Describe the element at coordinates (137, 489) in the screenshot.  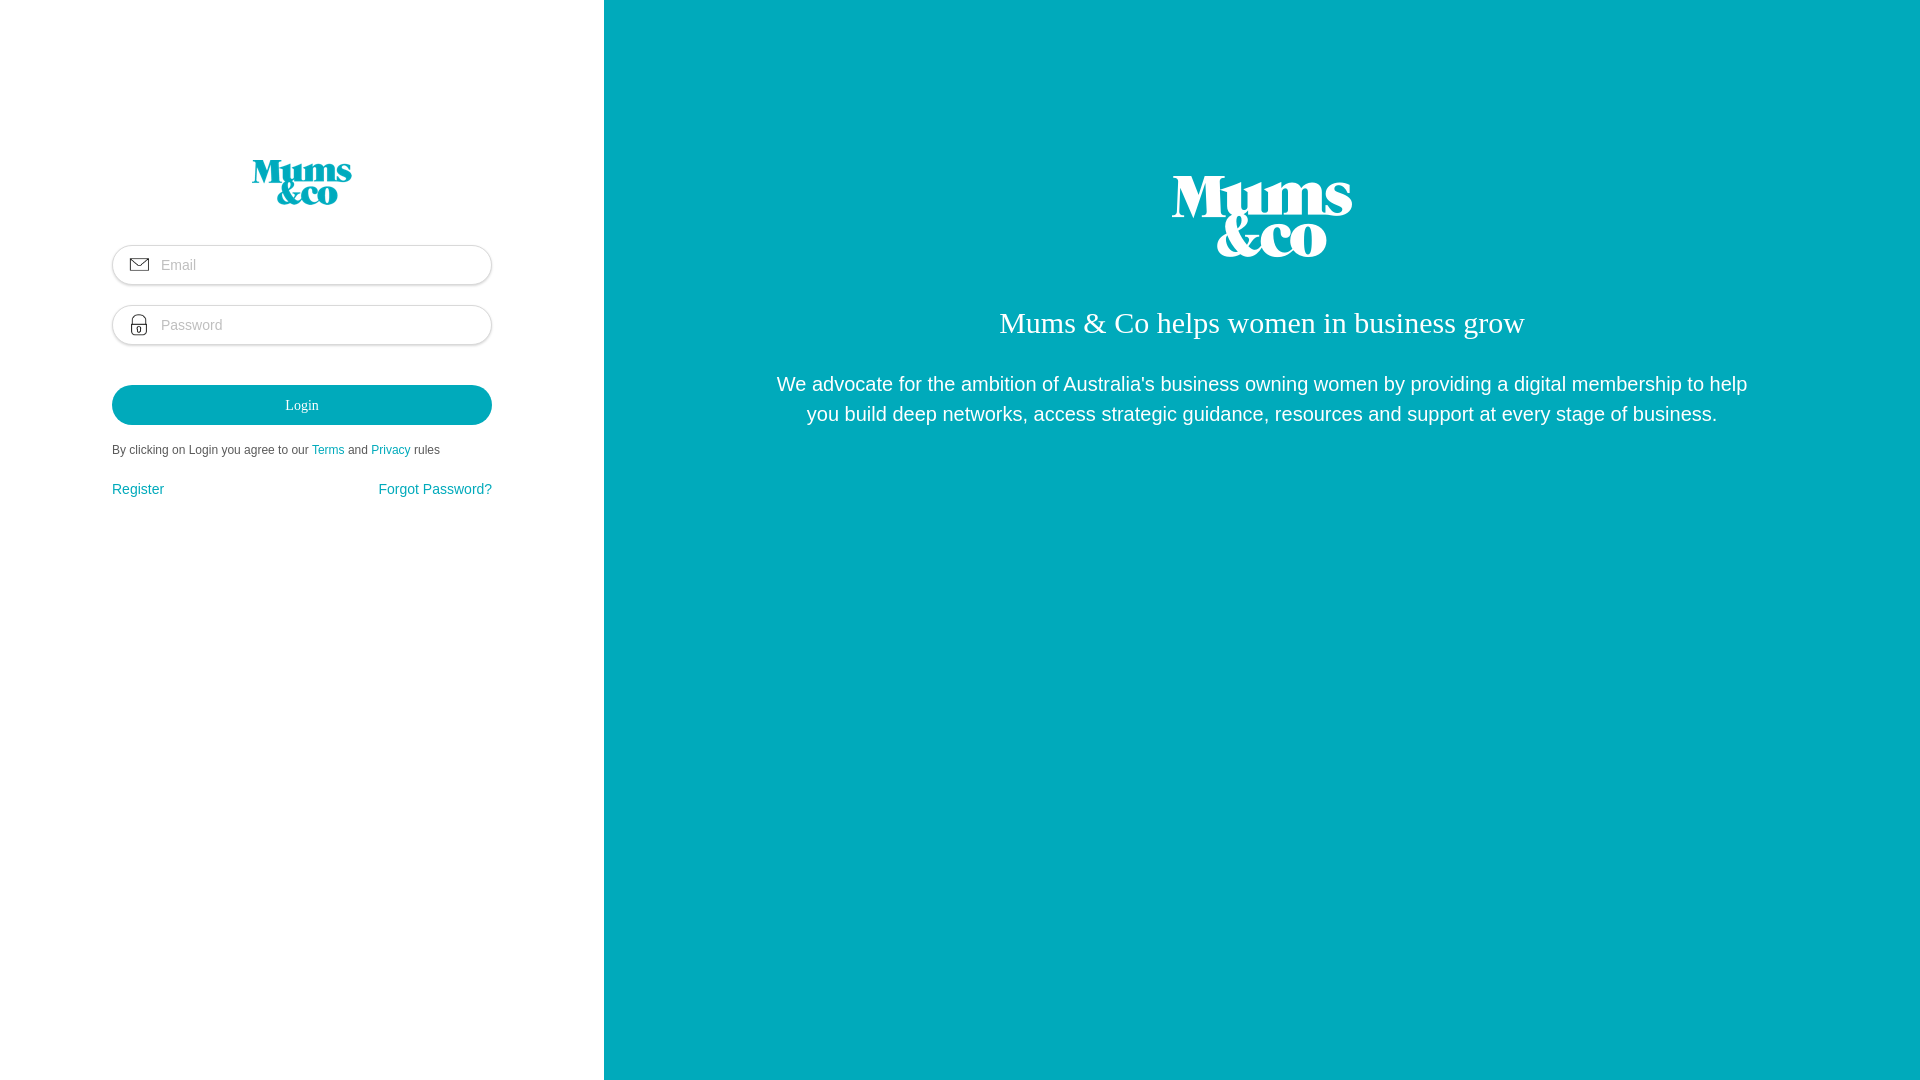
I see `'Register'` at that location.